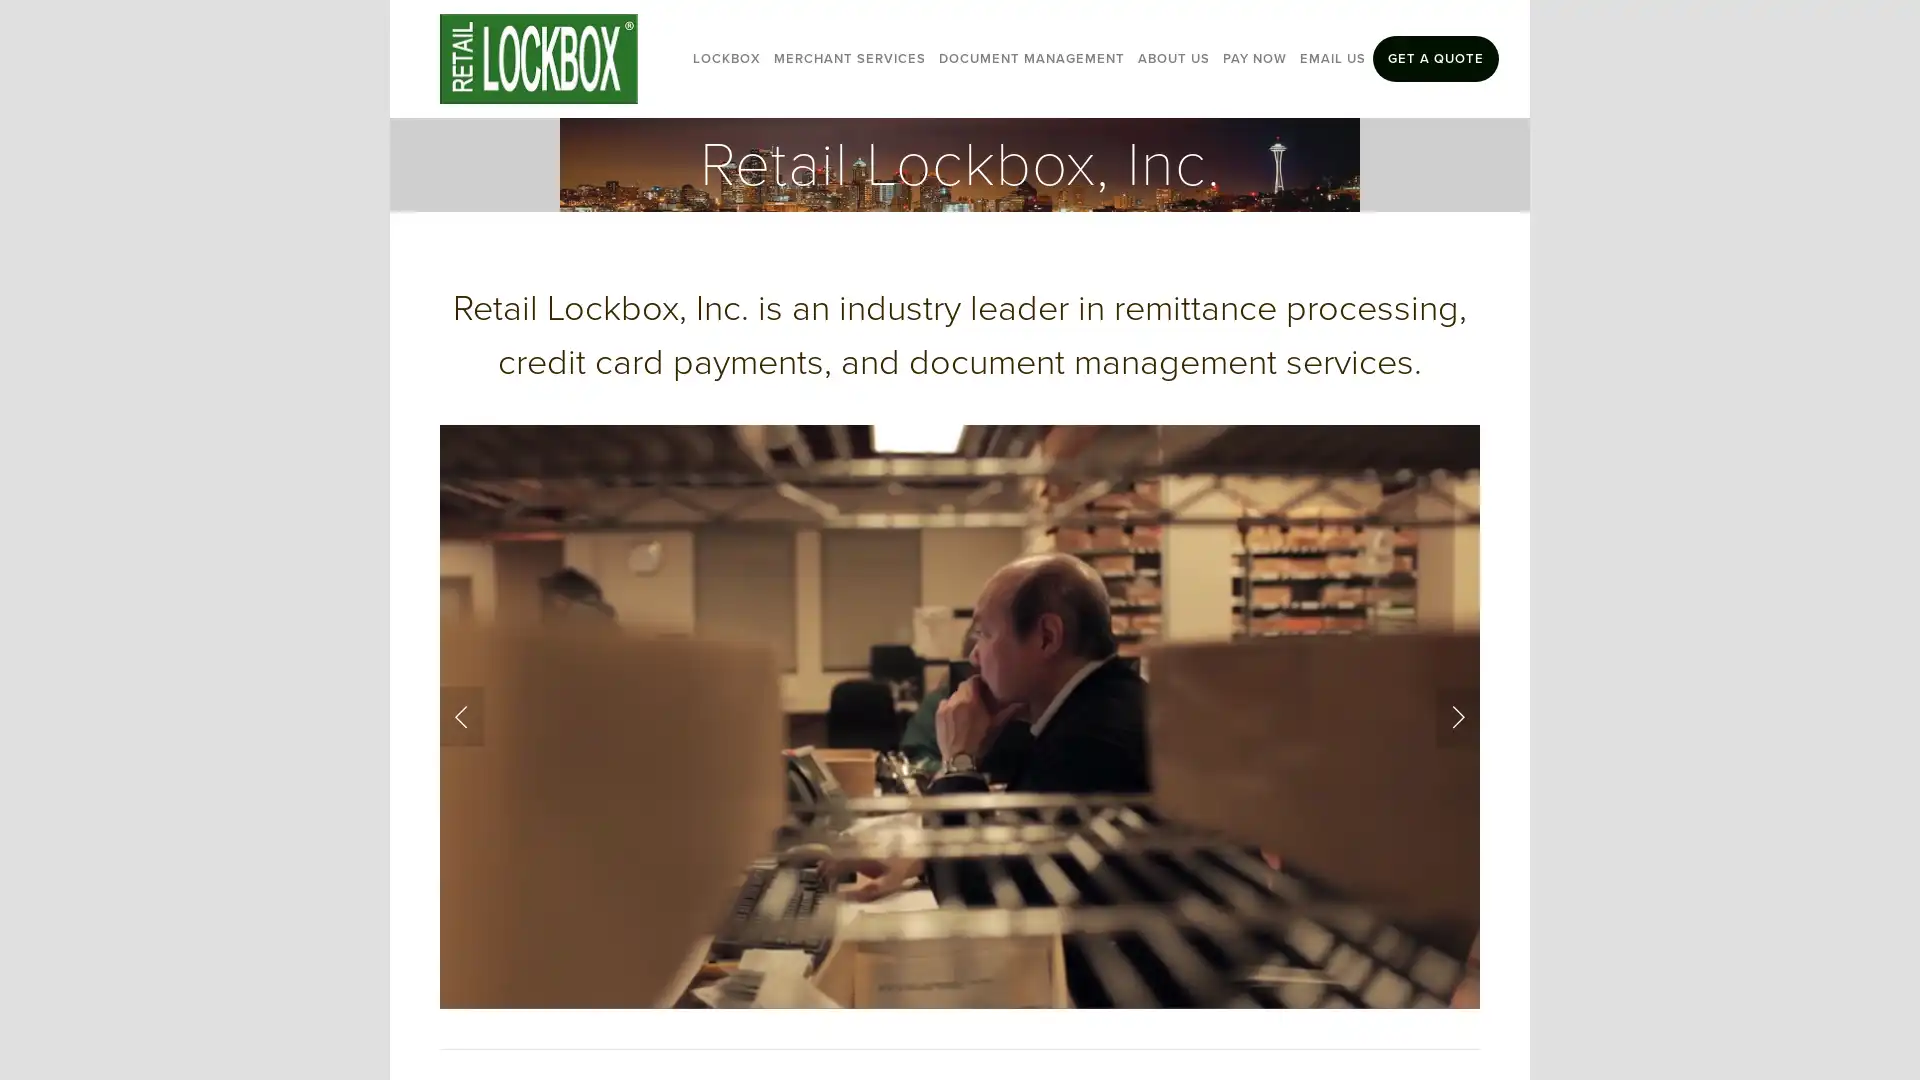 The image size is (1920, 1080). I want to click on Next Slide, so click(1458, 715).